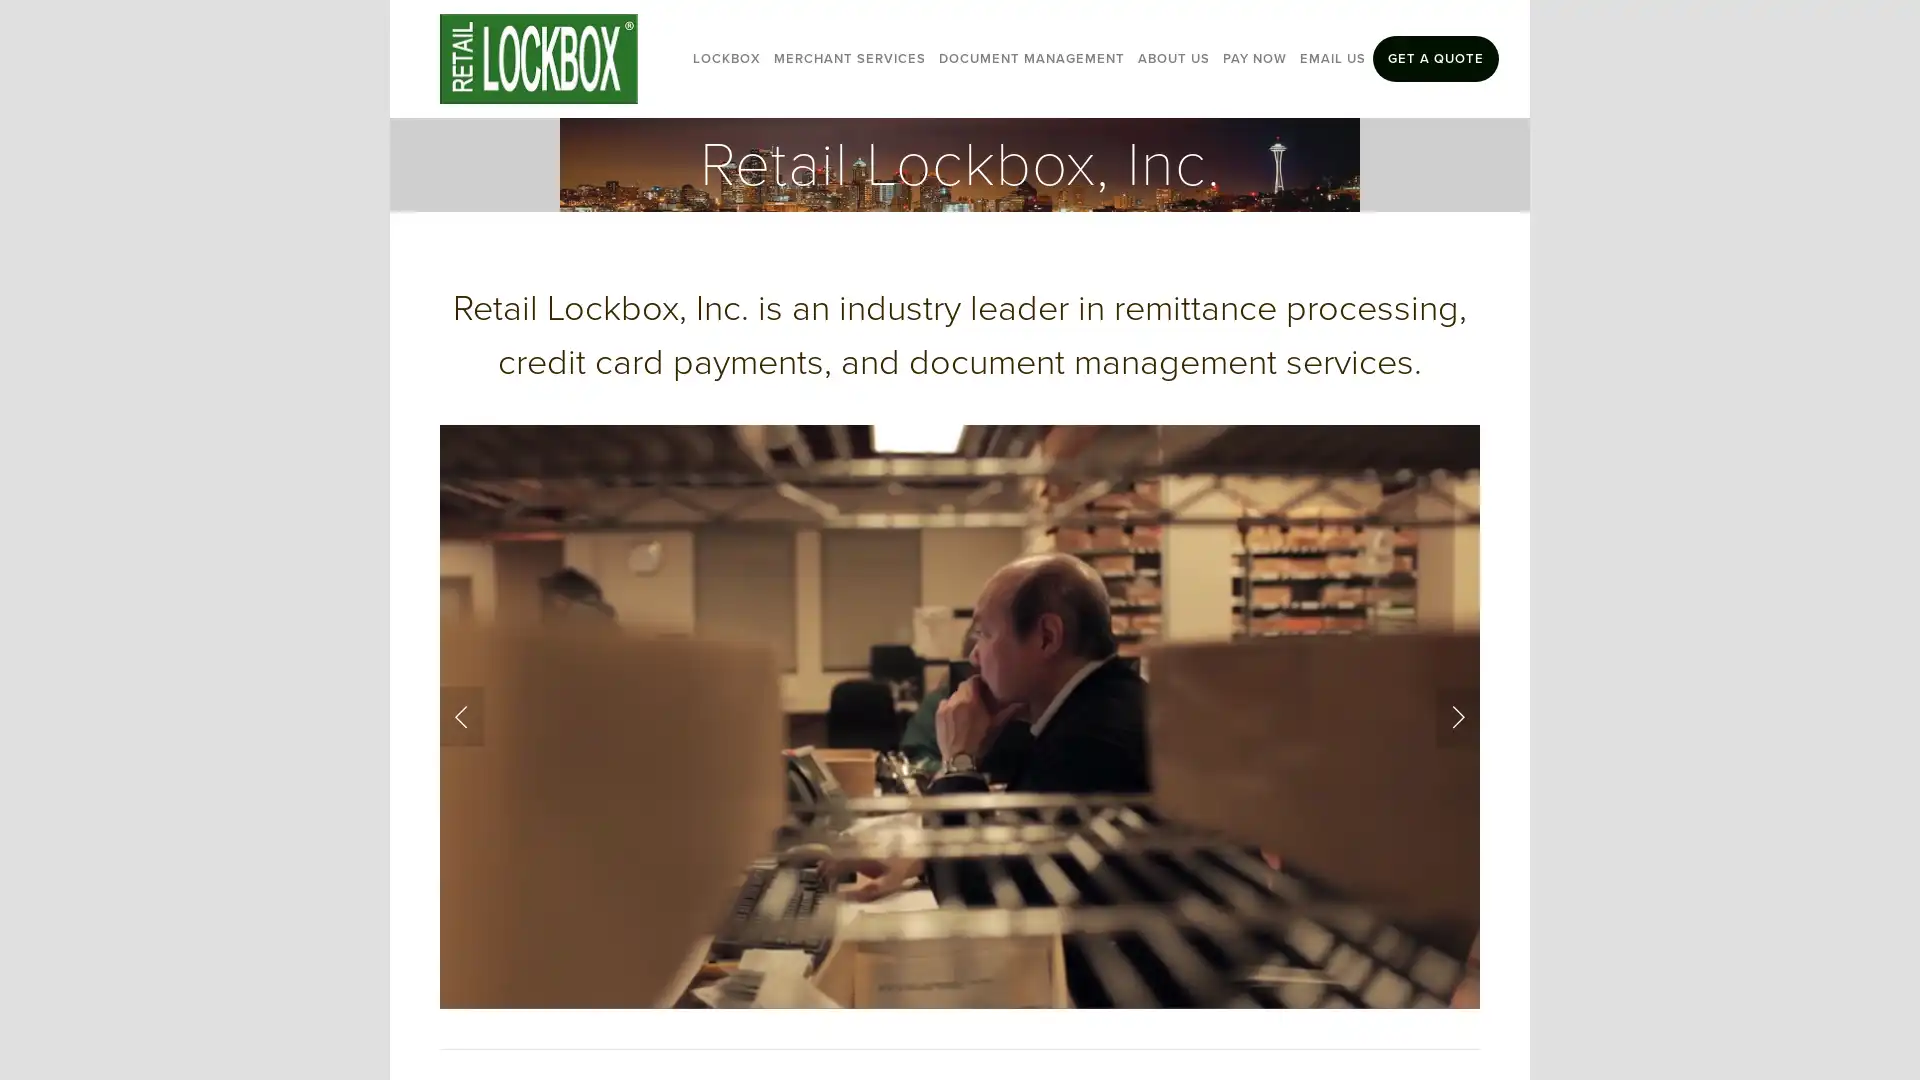 The image size is (1920, 1080). I want to click on Next Slide, so click(1458, 715).